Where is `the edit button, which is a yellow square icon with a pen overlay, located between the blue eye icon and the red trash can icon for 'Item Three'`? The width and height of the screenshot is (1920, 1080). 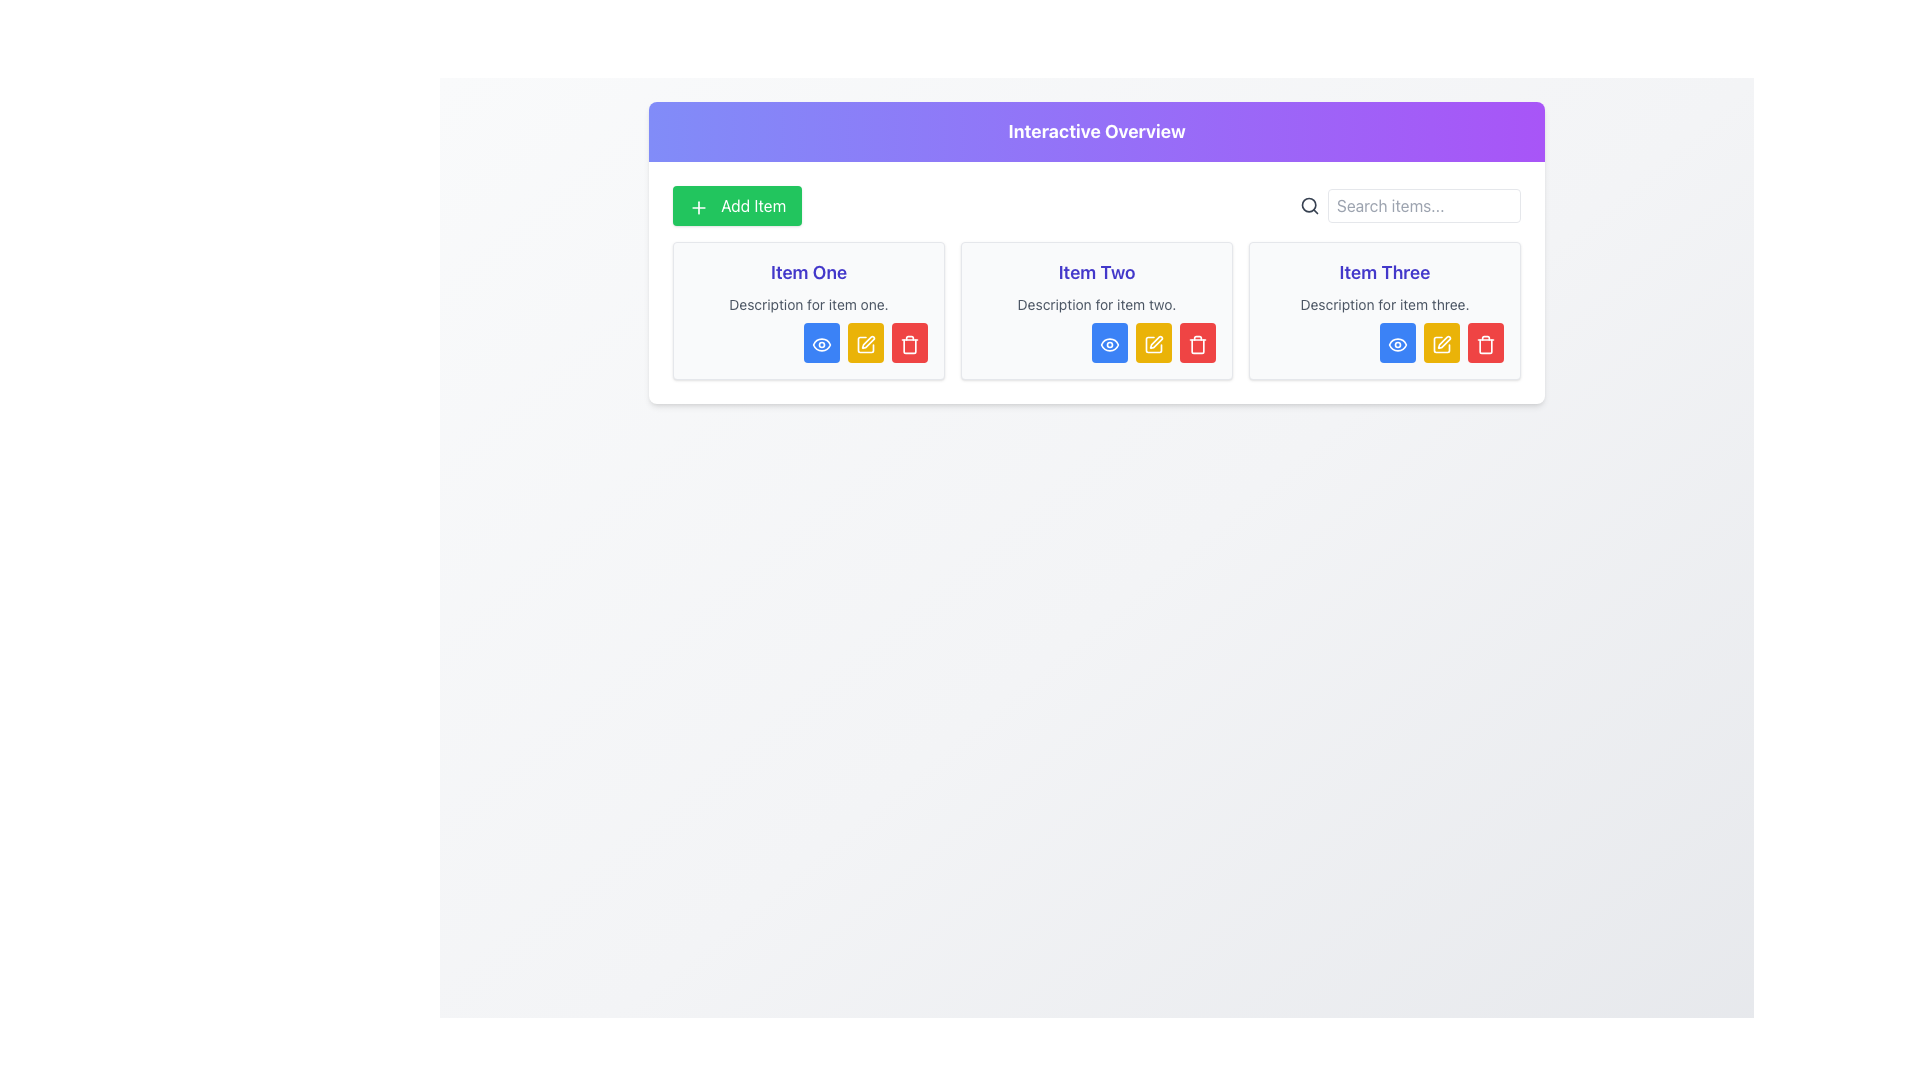 the edit button, which is a yellow square icon with a pen overlay, located between the blue eye icon and the red trash can icon for 'Item Three' is located at coordinates (1441, 342).